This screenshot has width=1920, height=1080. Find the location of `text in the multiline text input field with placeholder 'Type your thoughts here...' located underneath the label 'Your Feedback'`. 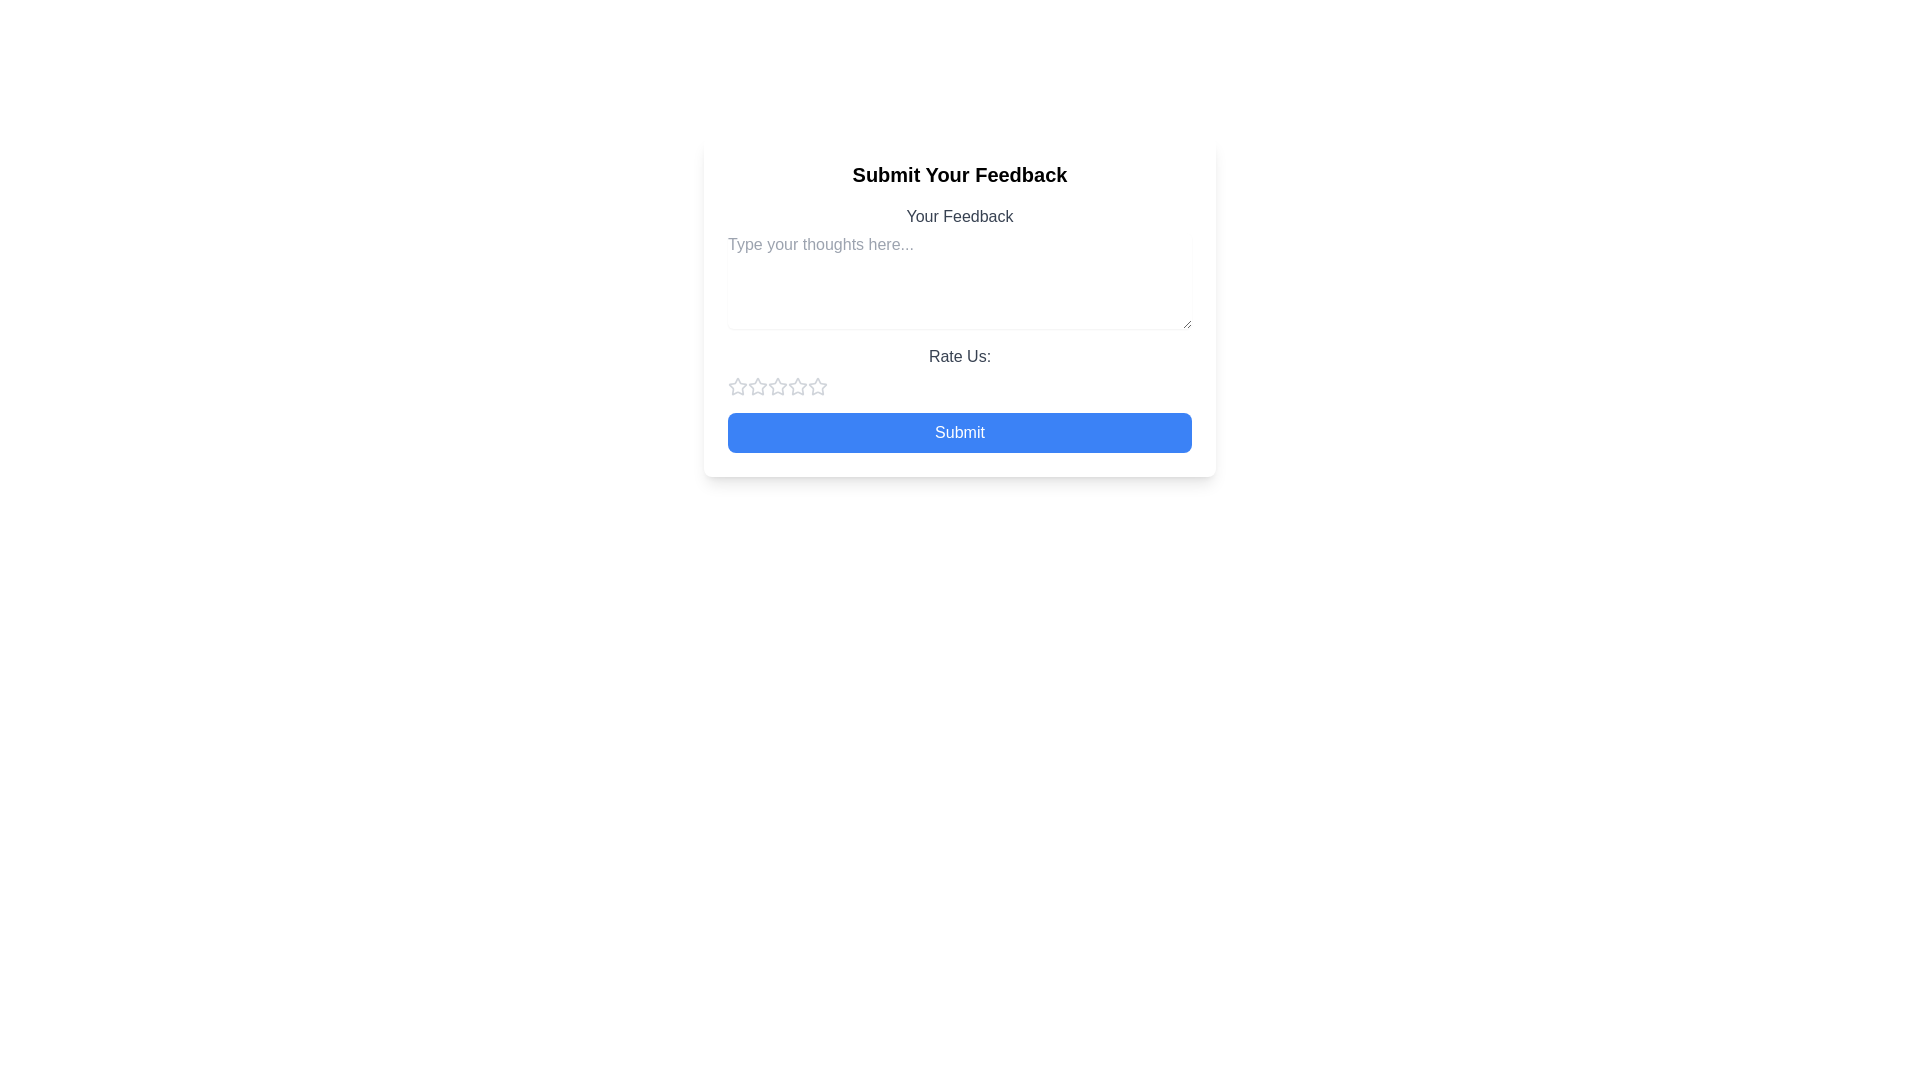

text in the multiline text input field with placeholder 'Type your thoughts here...' located underneath the label 'Your Feedback' is located at coordinates (960, 281).